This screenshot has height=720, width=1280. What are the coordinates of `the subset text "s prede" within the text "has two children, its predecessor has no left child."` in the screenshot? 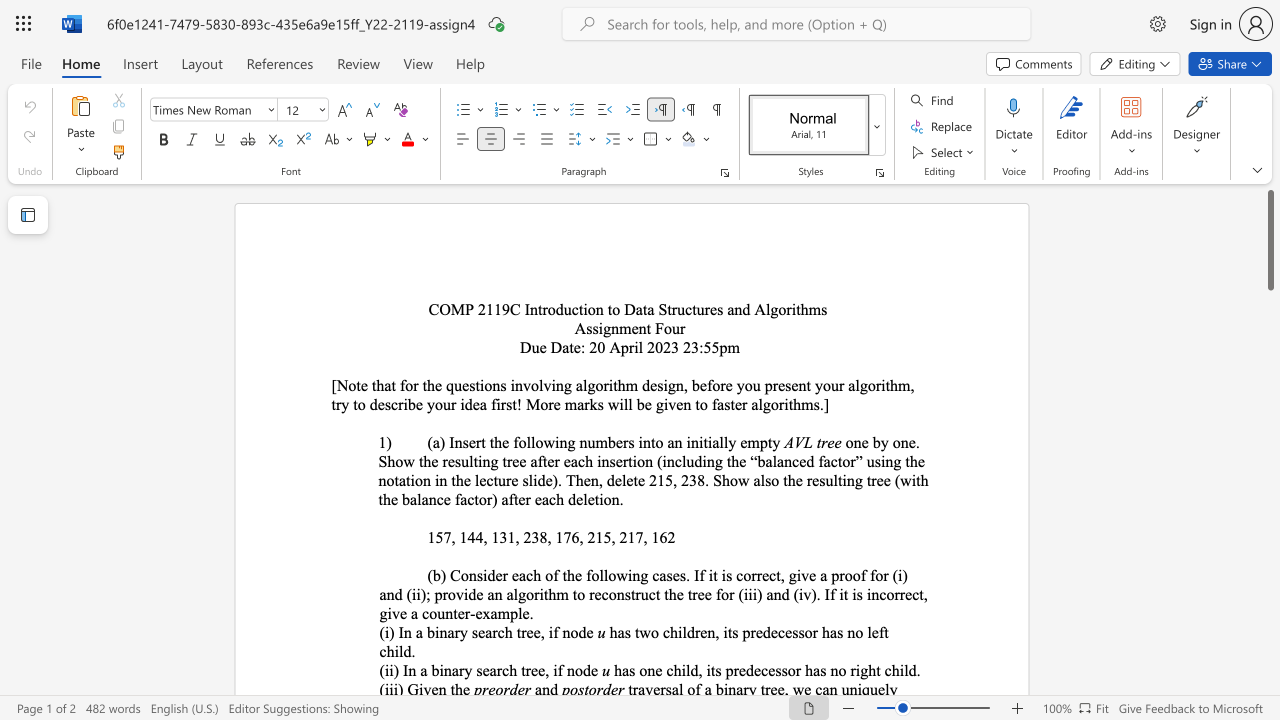 It's located at (731, 632).